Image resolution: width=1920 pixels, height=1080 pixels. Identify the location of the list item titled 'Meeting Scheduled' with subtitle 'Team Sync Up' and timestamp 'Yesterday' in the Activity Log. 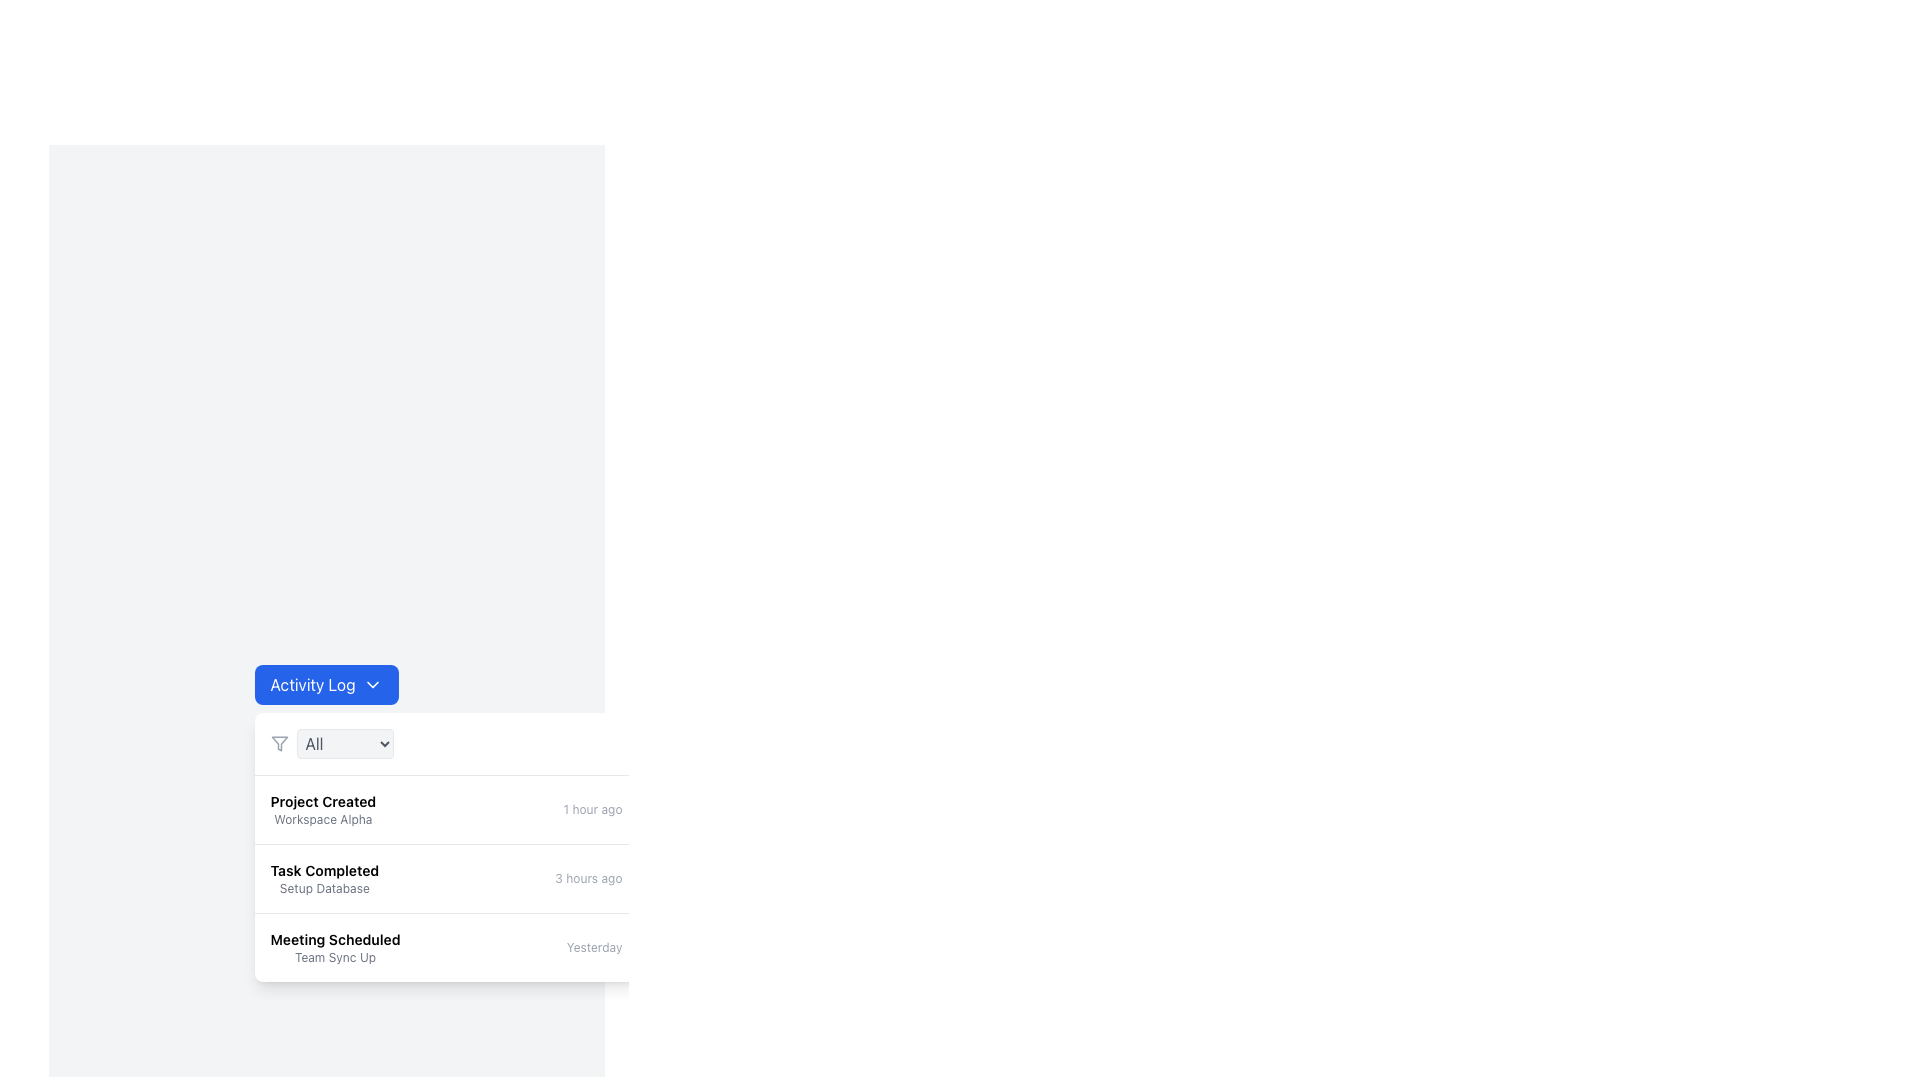
(445, 946).